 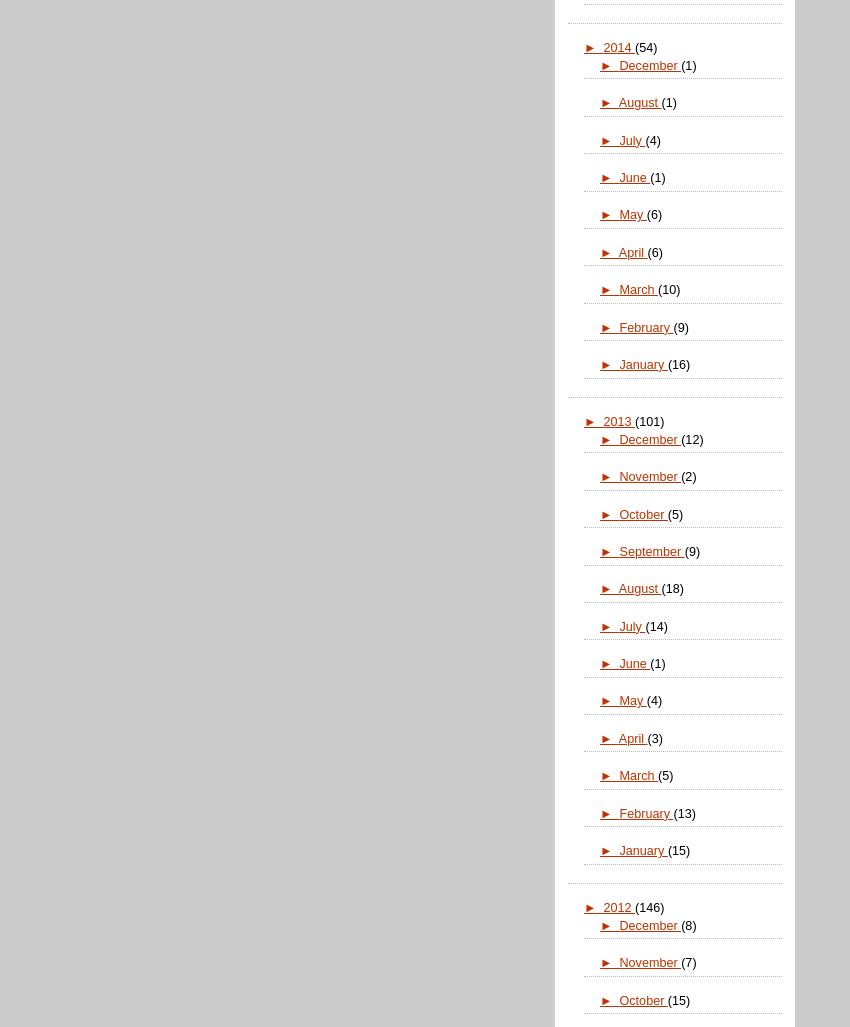 I want to click on '2014', so click(x=617, y=47).